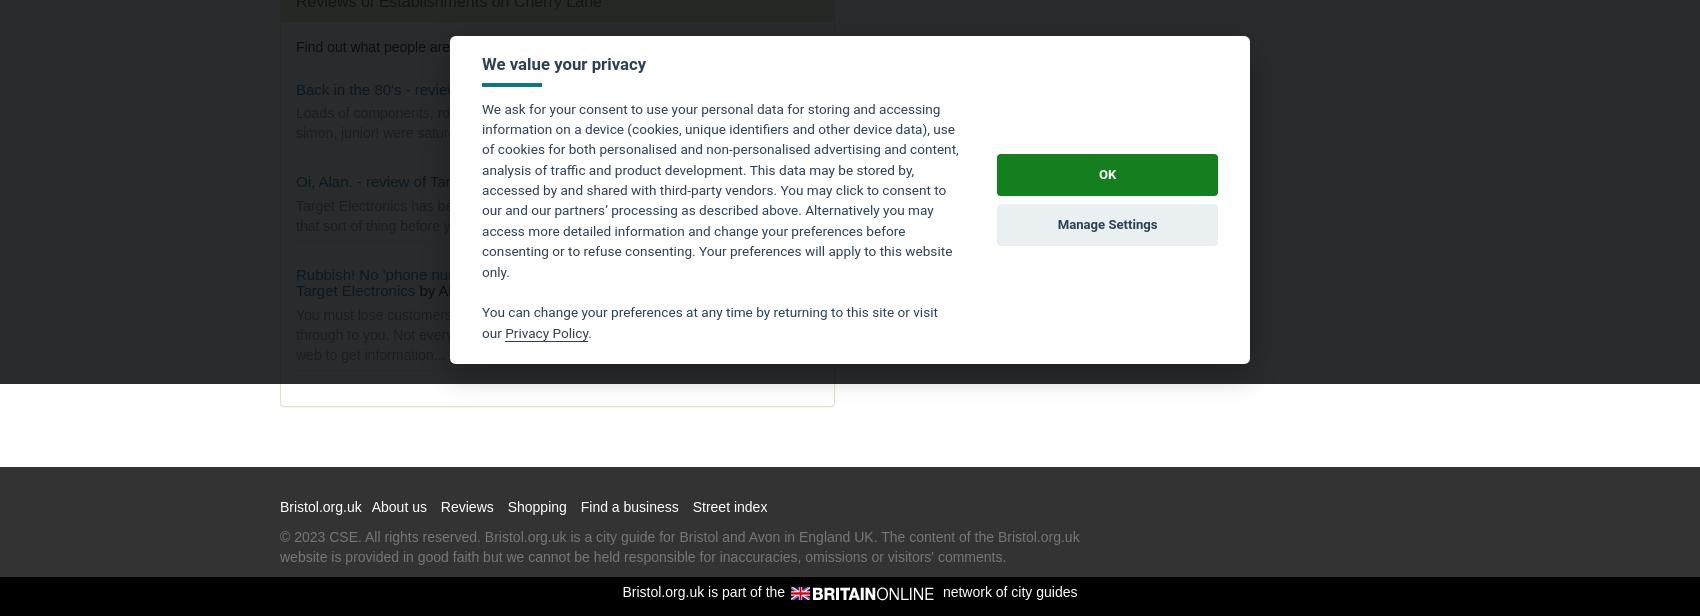  Describe the element at coordinates (626, 88) in the screenshot. I see `'by Brad'` at that location.